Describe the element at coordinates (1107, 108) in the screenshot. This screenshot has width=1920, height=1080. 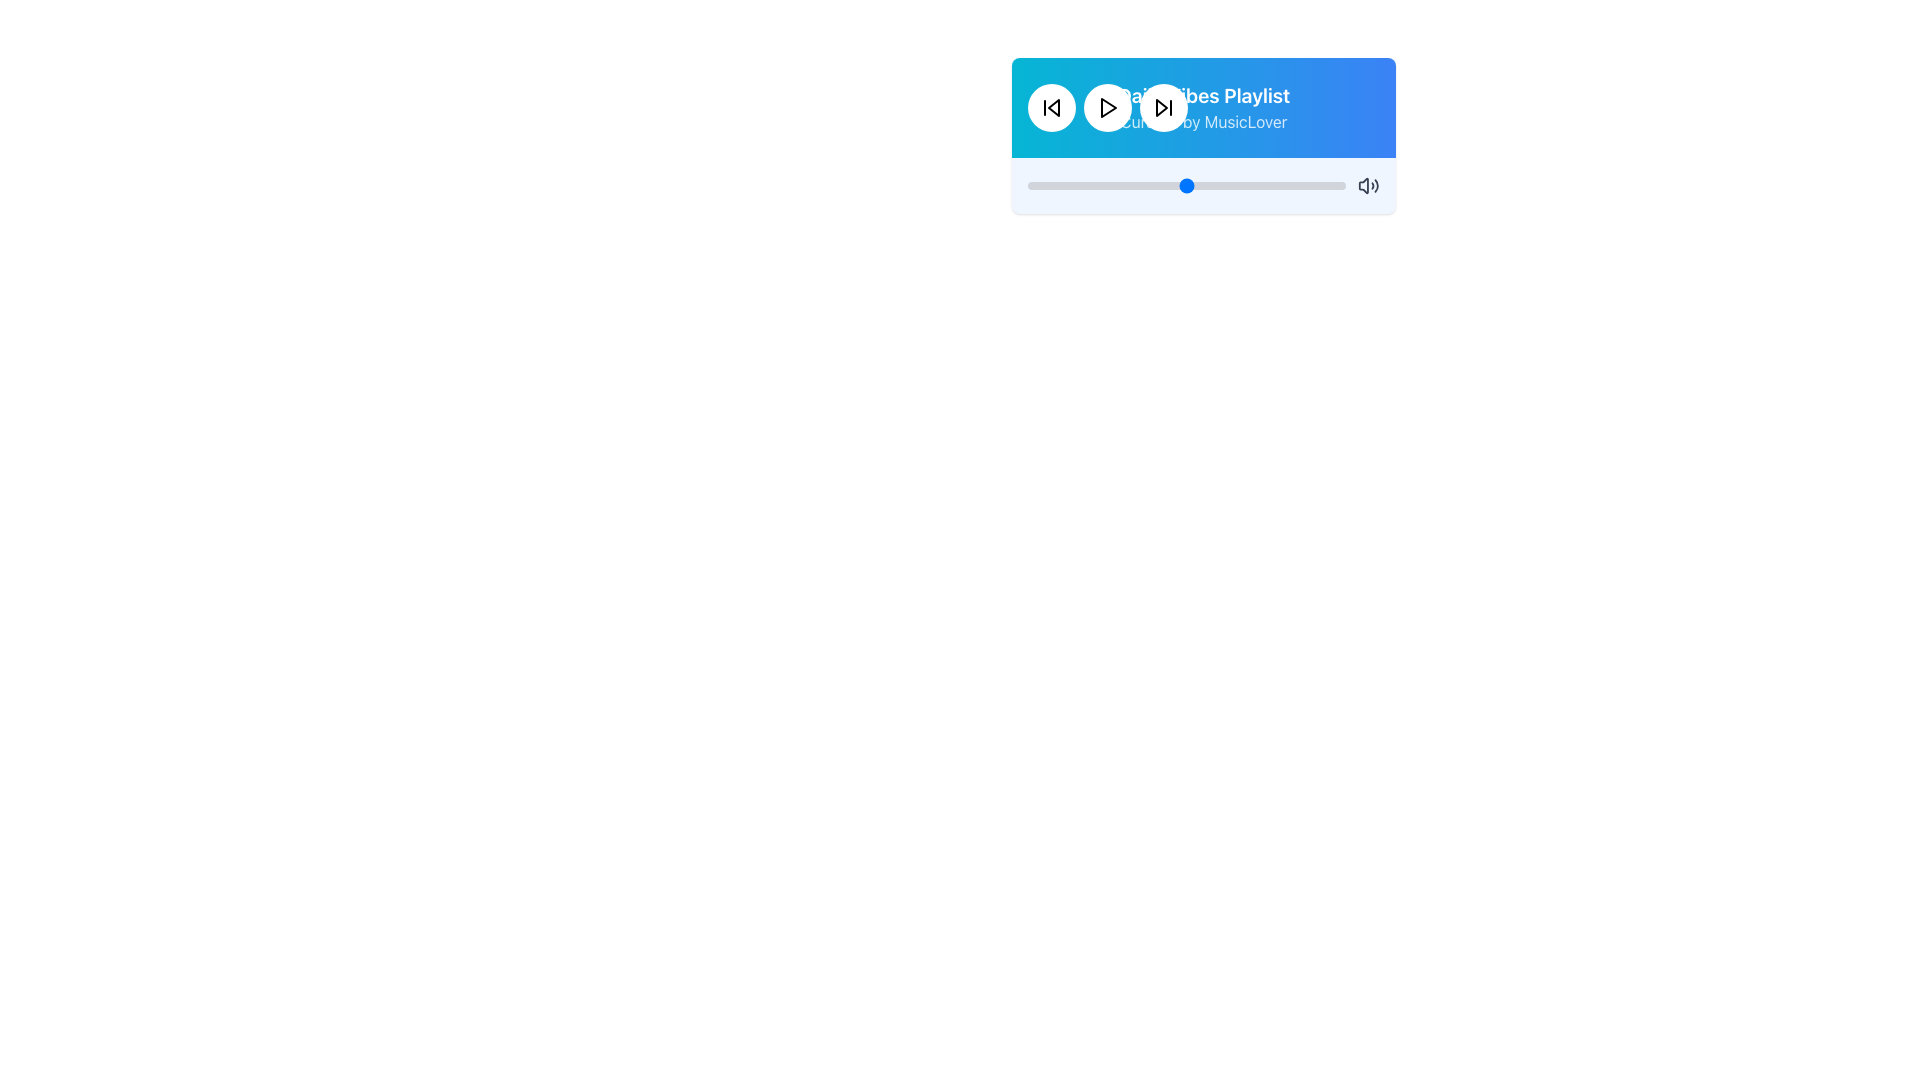
I see `the circular button with a white background and a black play icon, which is the middle button of three consecutive round buttons in the media control bar below the 'Daily Vibes Playlist' title` at that location.